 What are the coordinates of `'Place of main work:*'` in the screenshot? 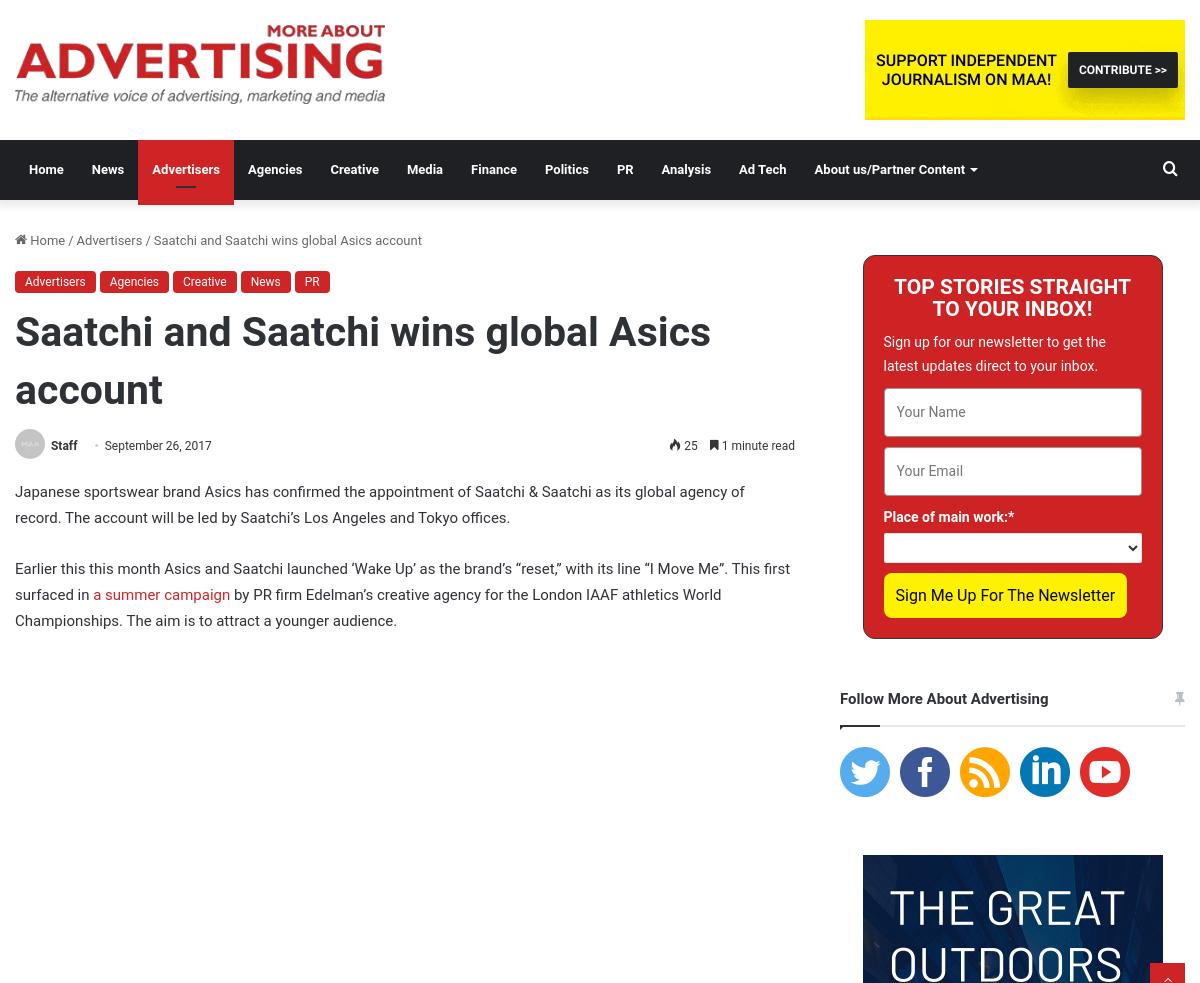 It's located at (948, 516).